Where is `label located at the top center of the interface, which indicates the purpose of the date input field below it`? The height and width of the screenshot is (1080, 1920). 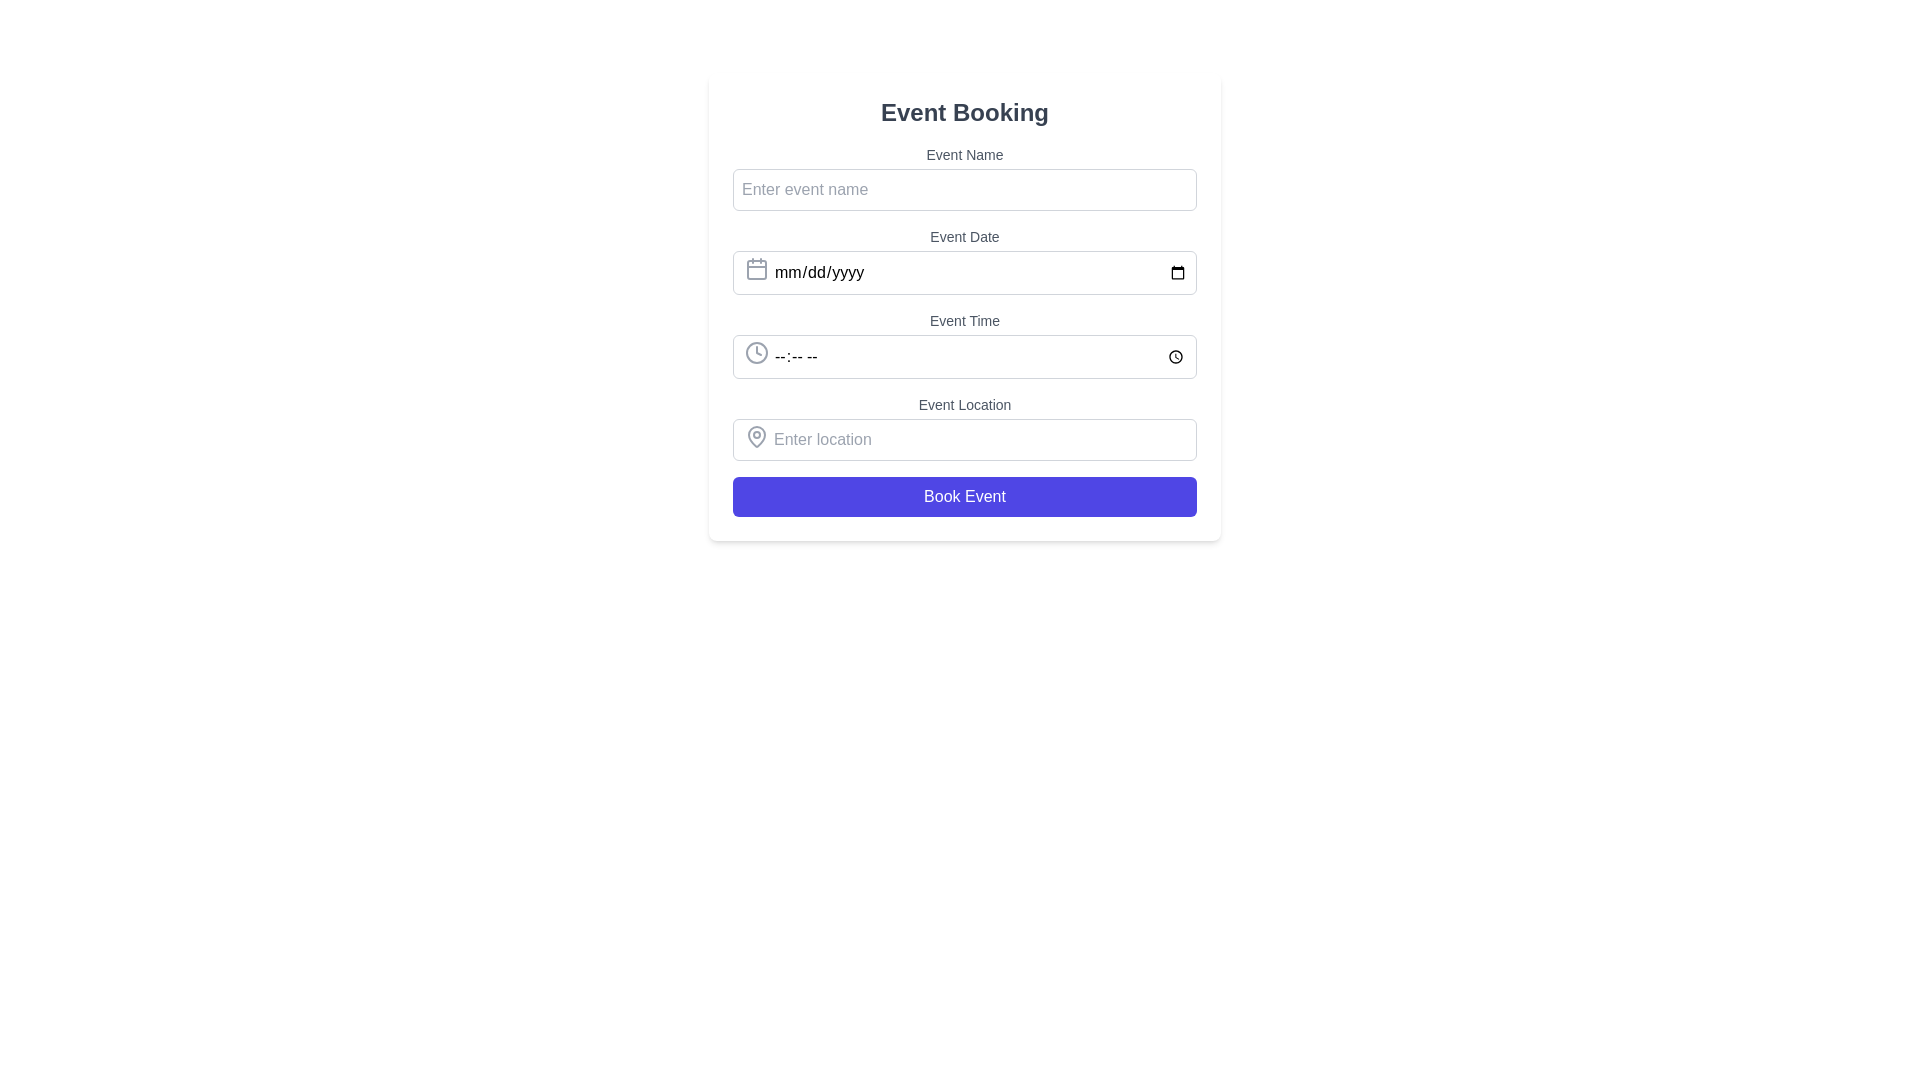
label located at the top center of the interface, which indicates the purpose of the date input field below it is located at coordinates (964, 235).